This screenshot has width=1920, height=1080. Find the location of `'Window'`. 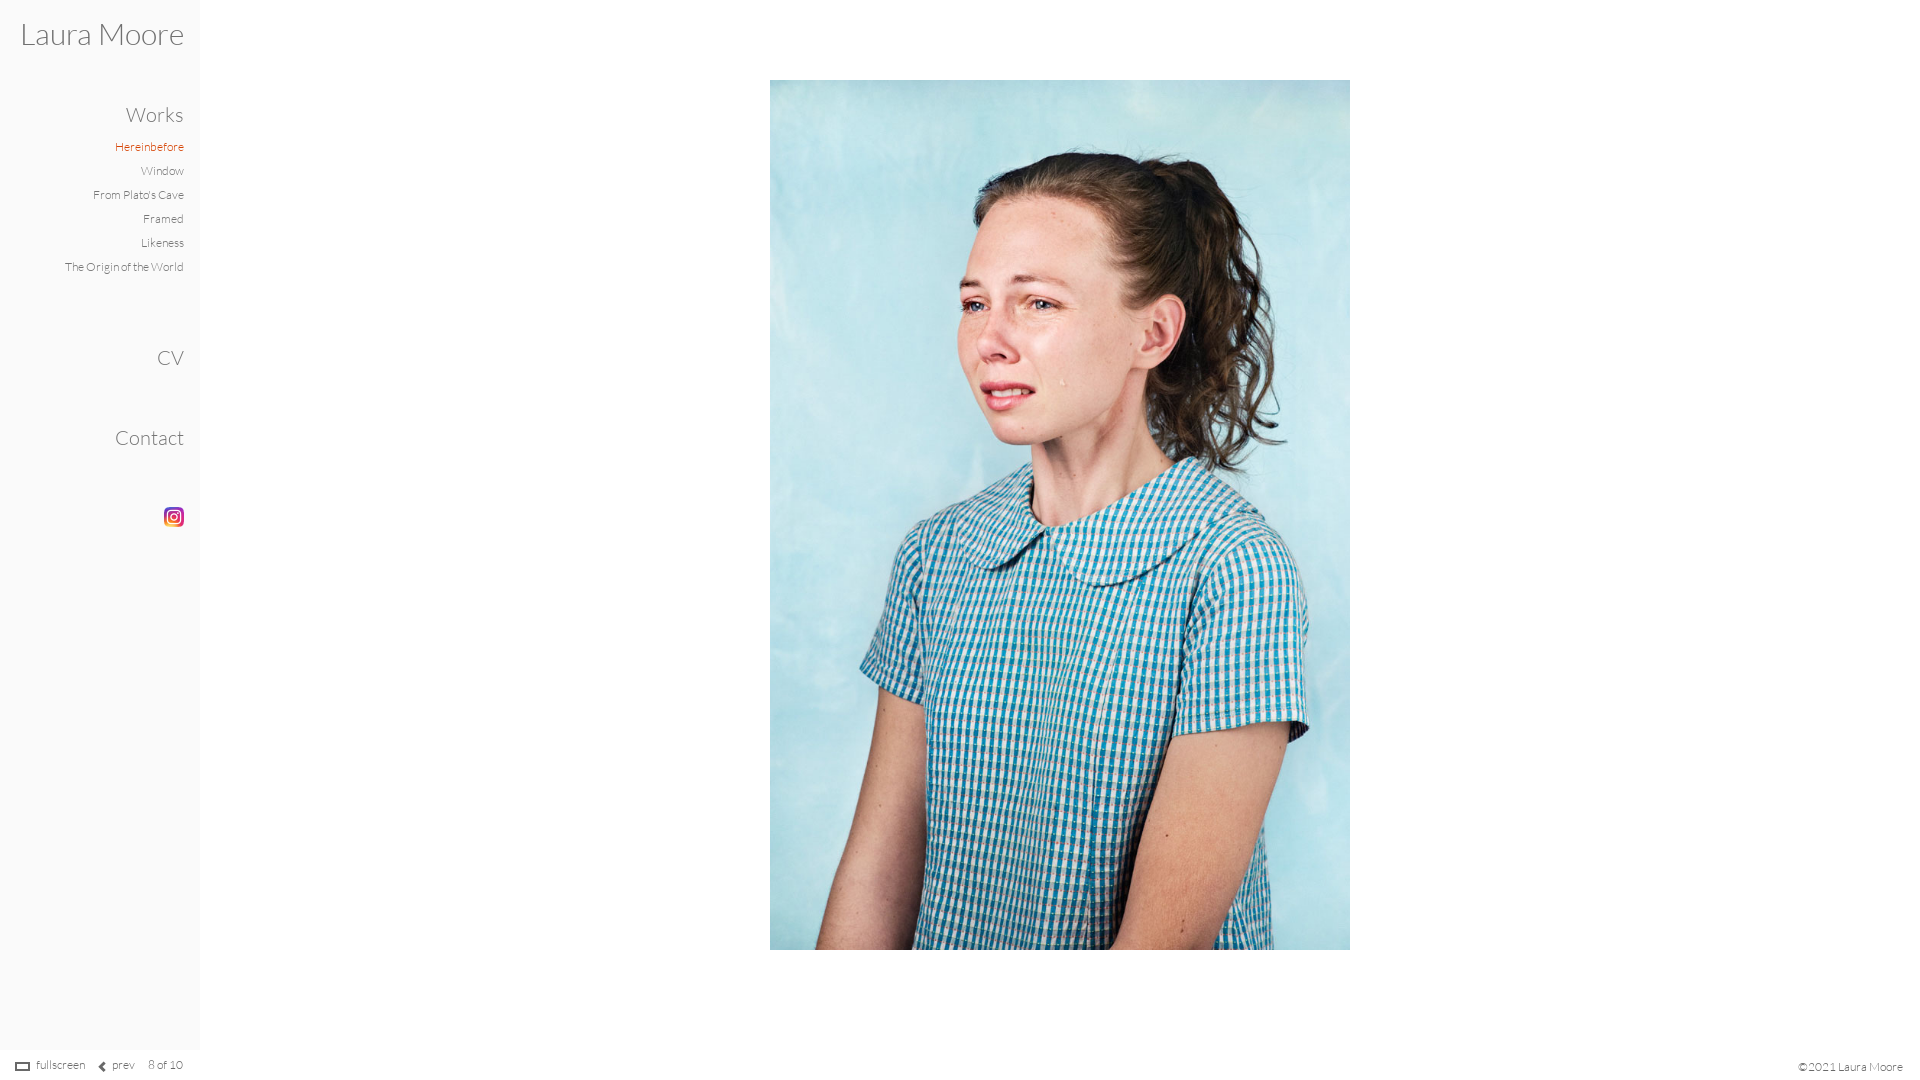

'Window' is located at coordinates (162, 169).